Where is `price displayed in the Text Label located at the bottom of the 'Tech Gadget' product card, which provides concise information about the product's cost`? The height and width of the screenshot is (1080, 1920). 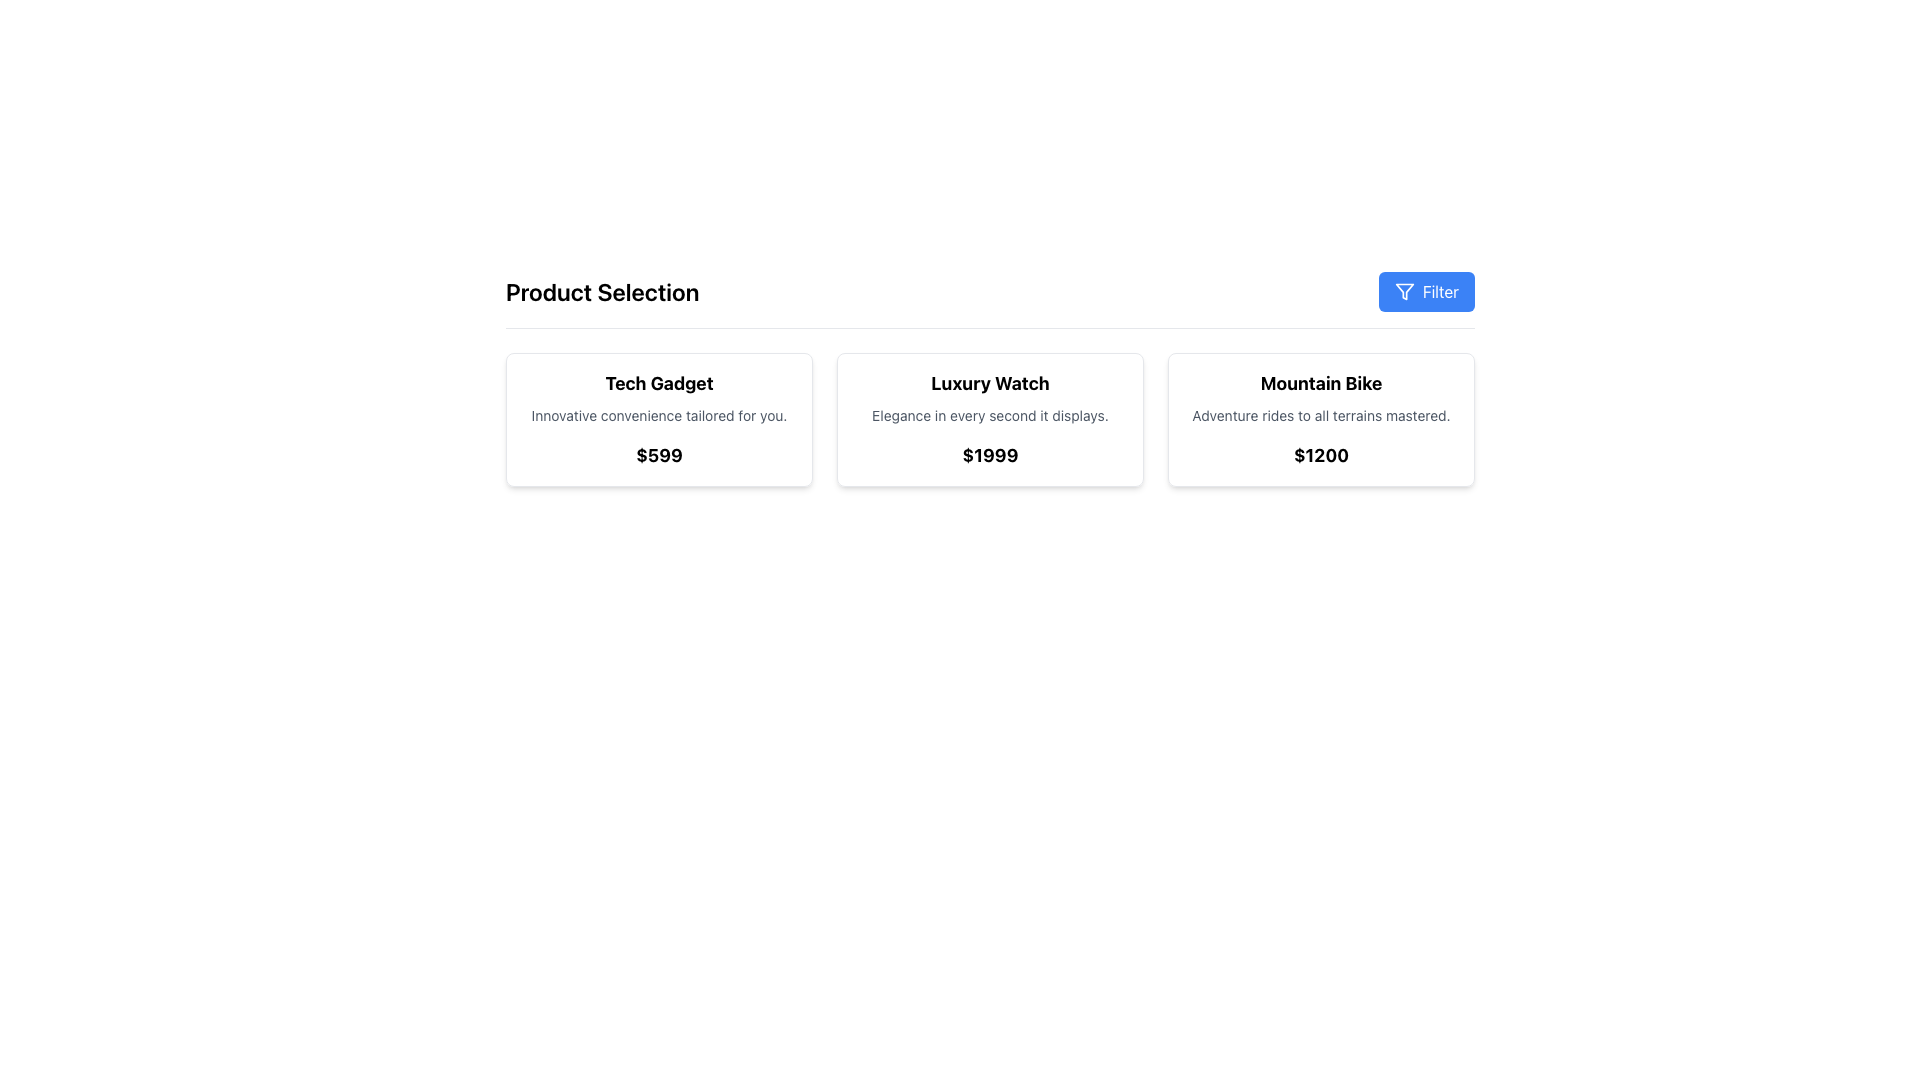
price displayed in the Text Label located at the bottom of the 'Tech Gadget' product card, which provides concise information about the product's cost is located at coordinates (659, 455).